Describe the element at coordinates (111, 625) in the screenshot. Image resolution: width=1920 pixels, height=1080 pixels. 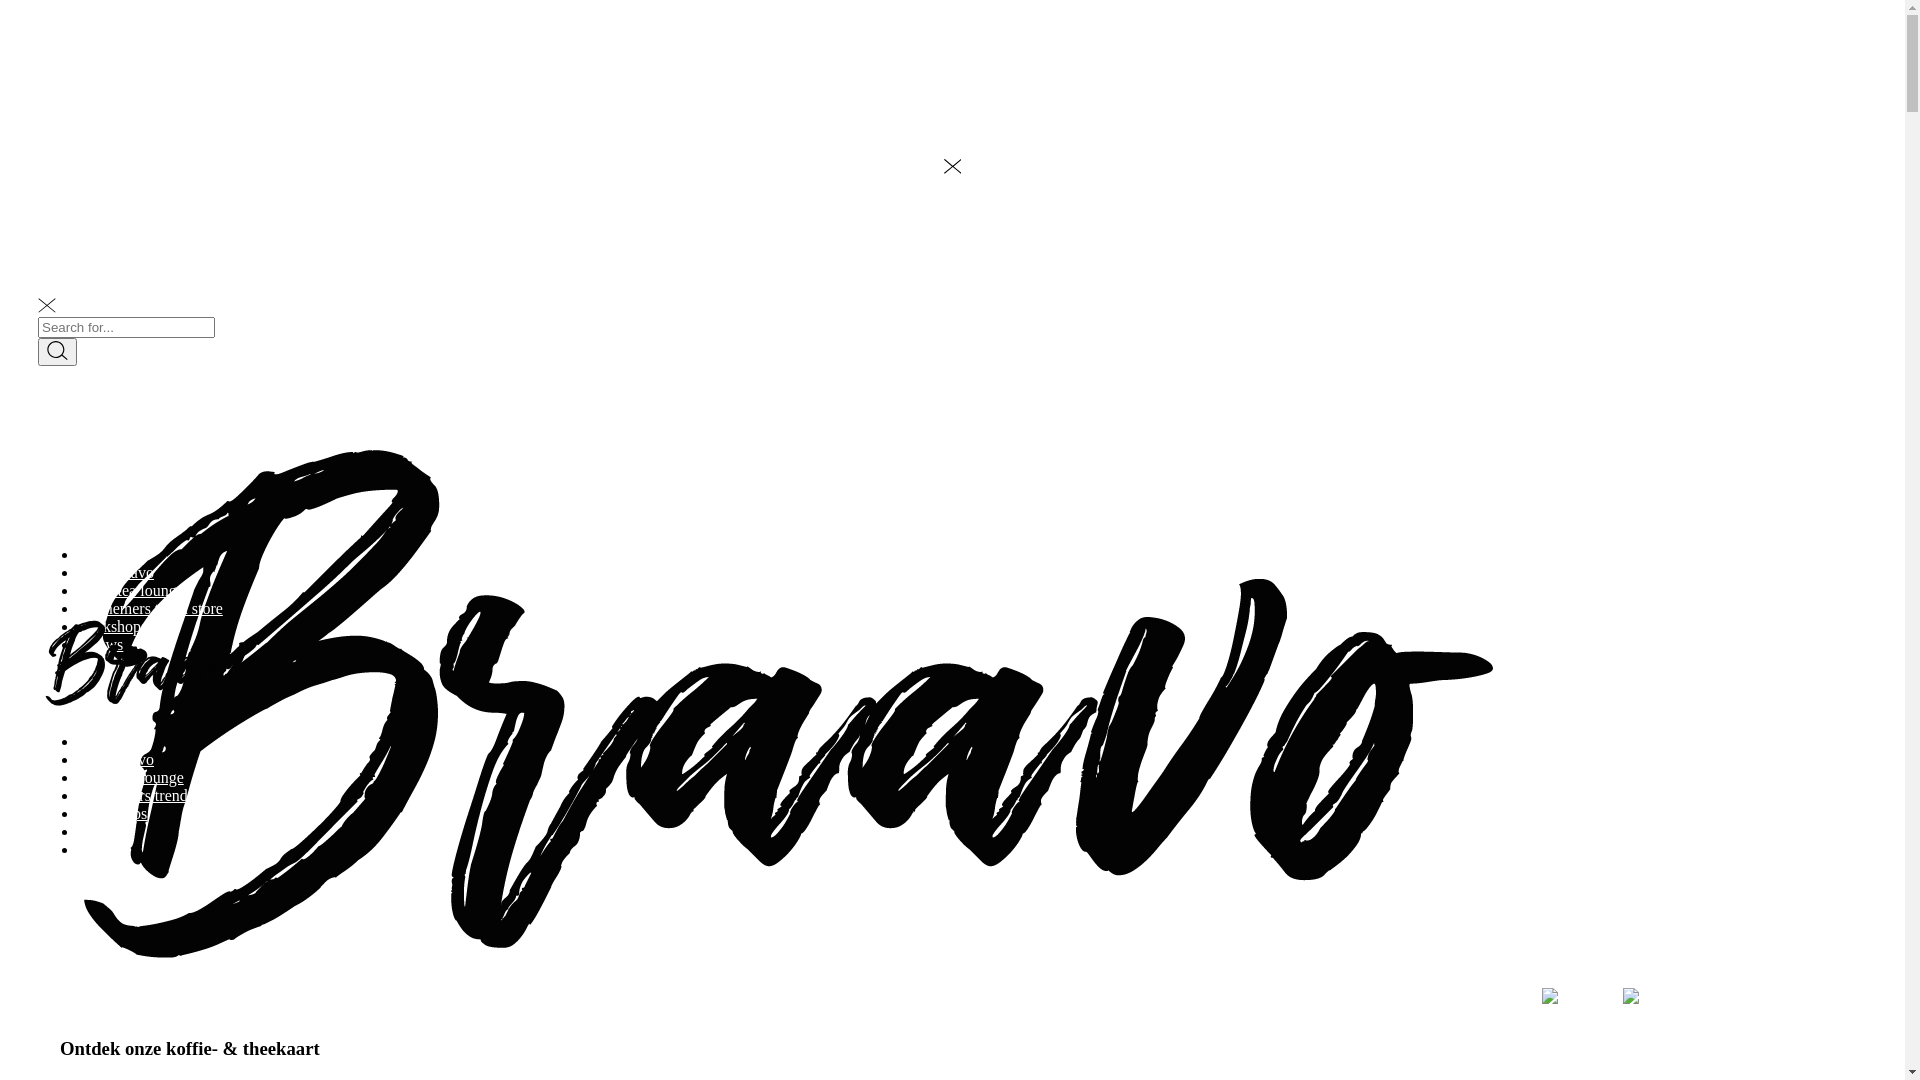
I see `'workshops'` at that location.